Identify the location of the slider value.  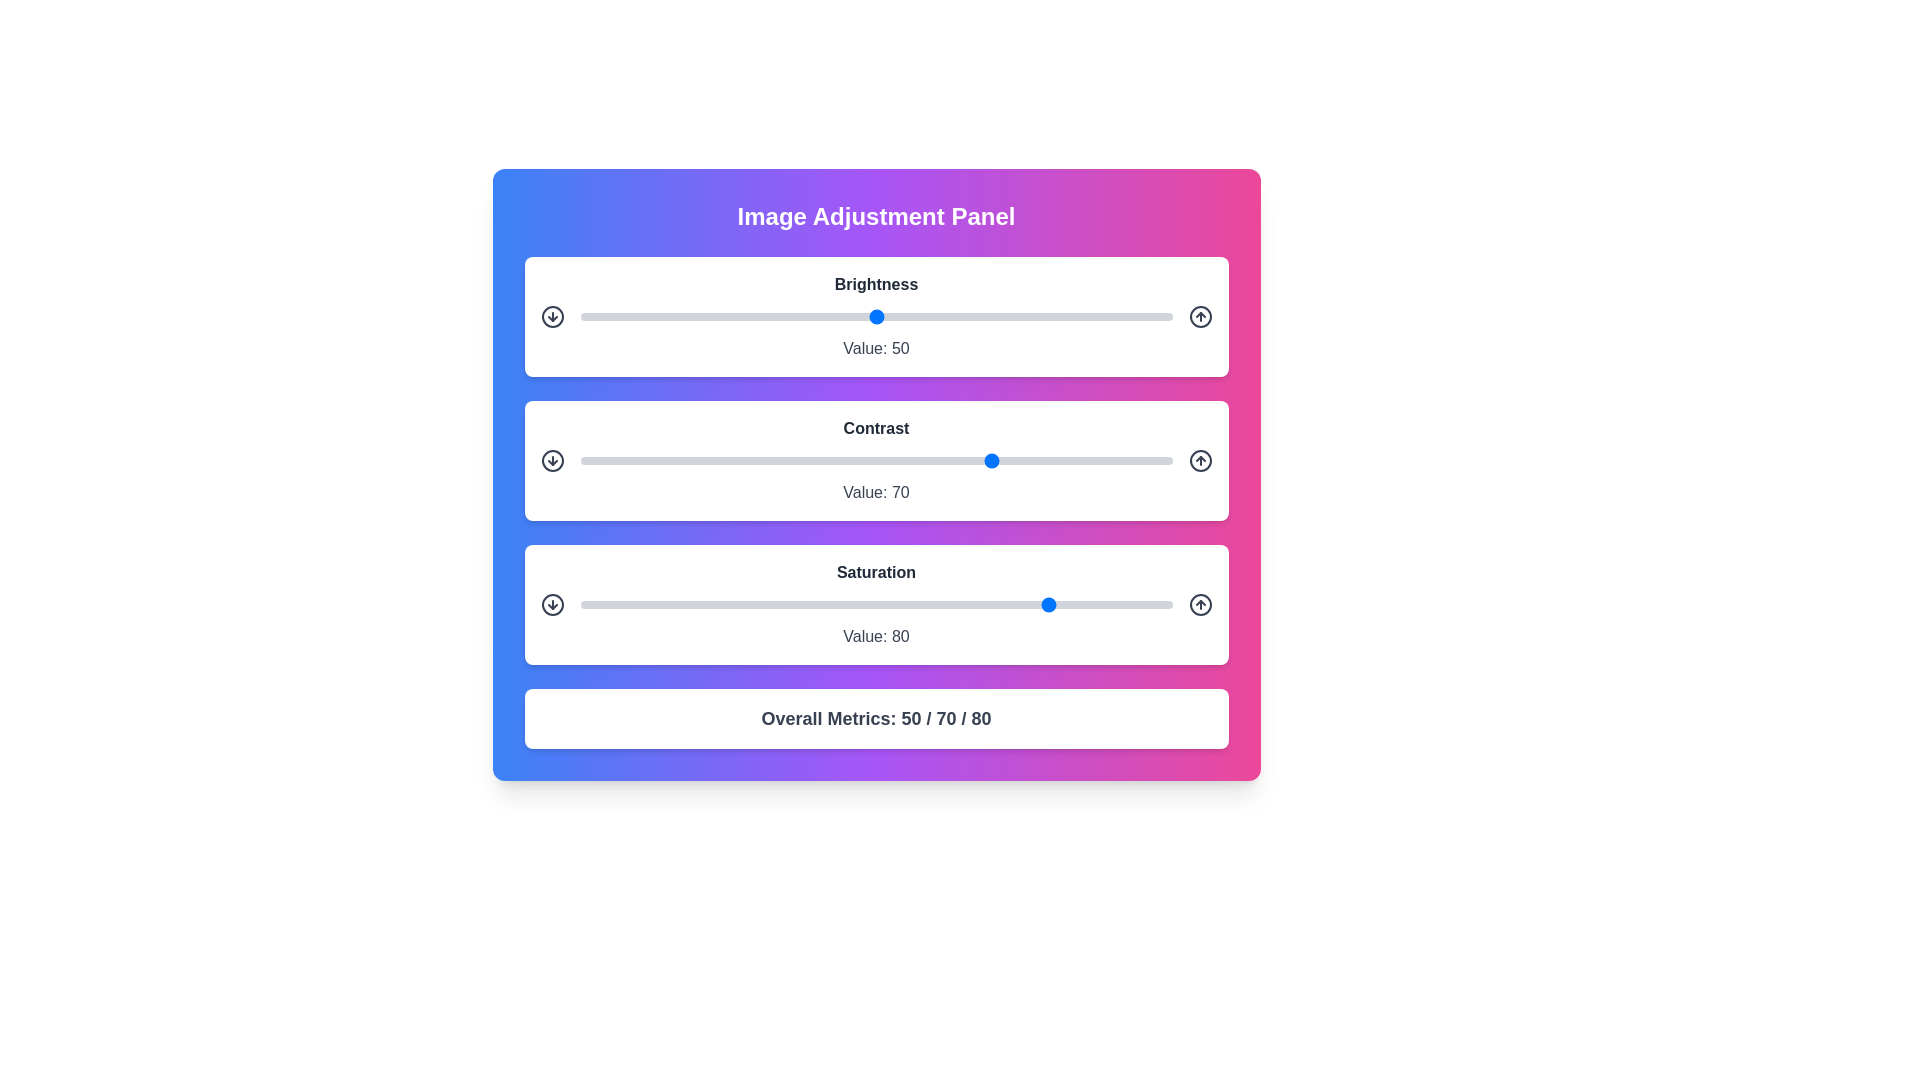
(675, 604).